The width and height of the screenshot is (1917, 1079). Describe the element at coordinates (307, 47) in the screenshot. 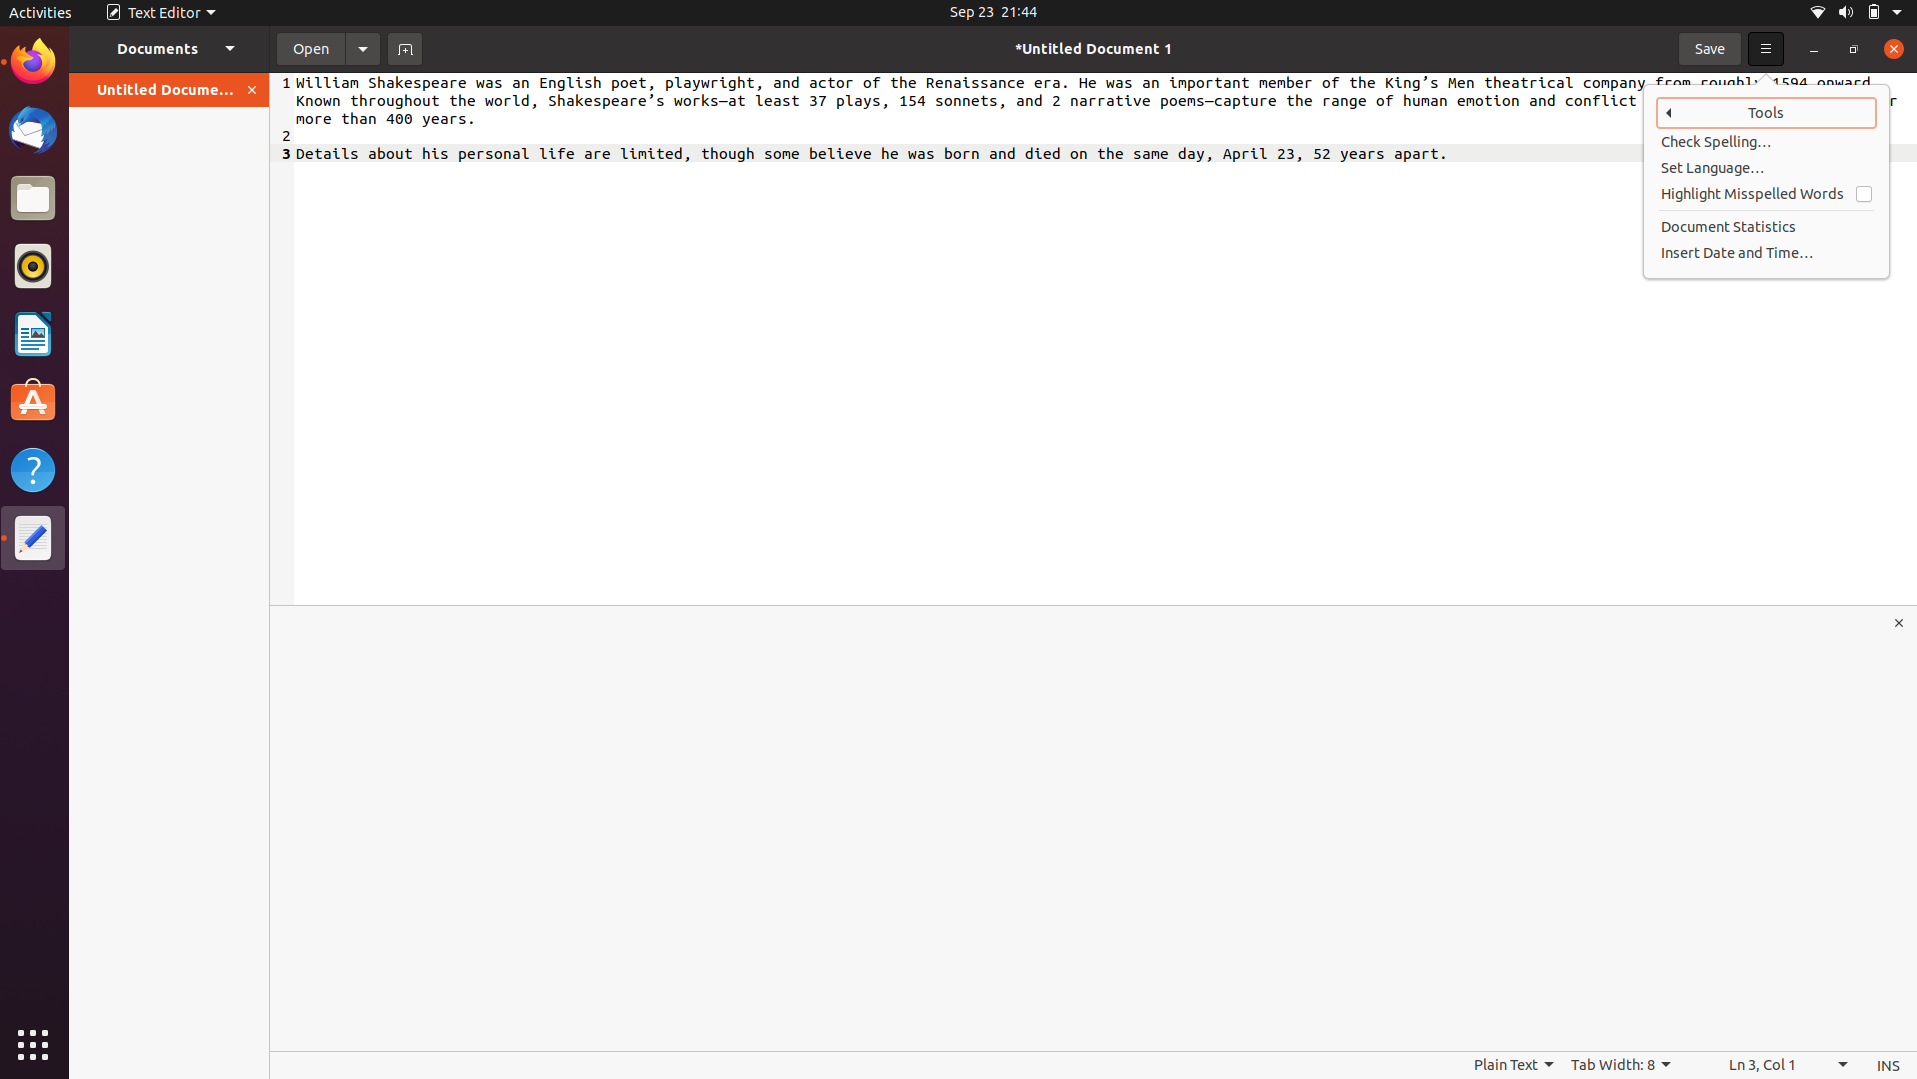

I see `document named time.docx` at that location.